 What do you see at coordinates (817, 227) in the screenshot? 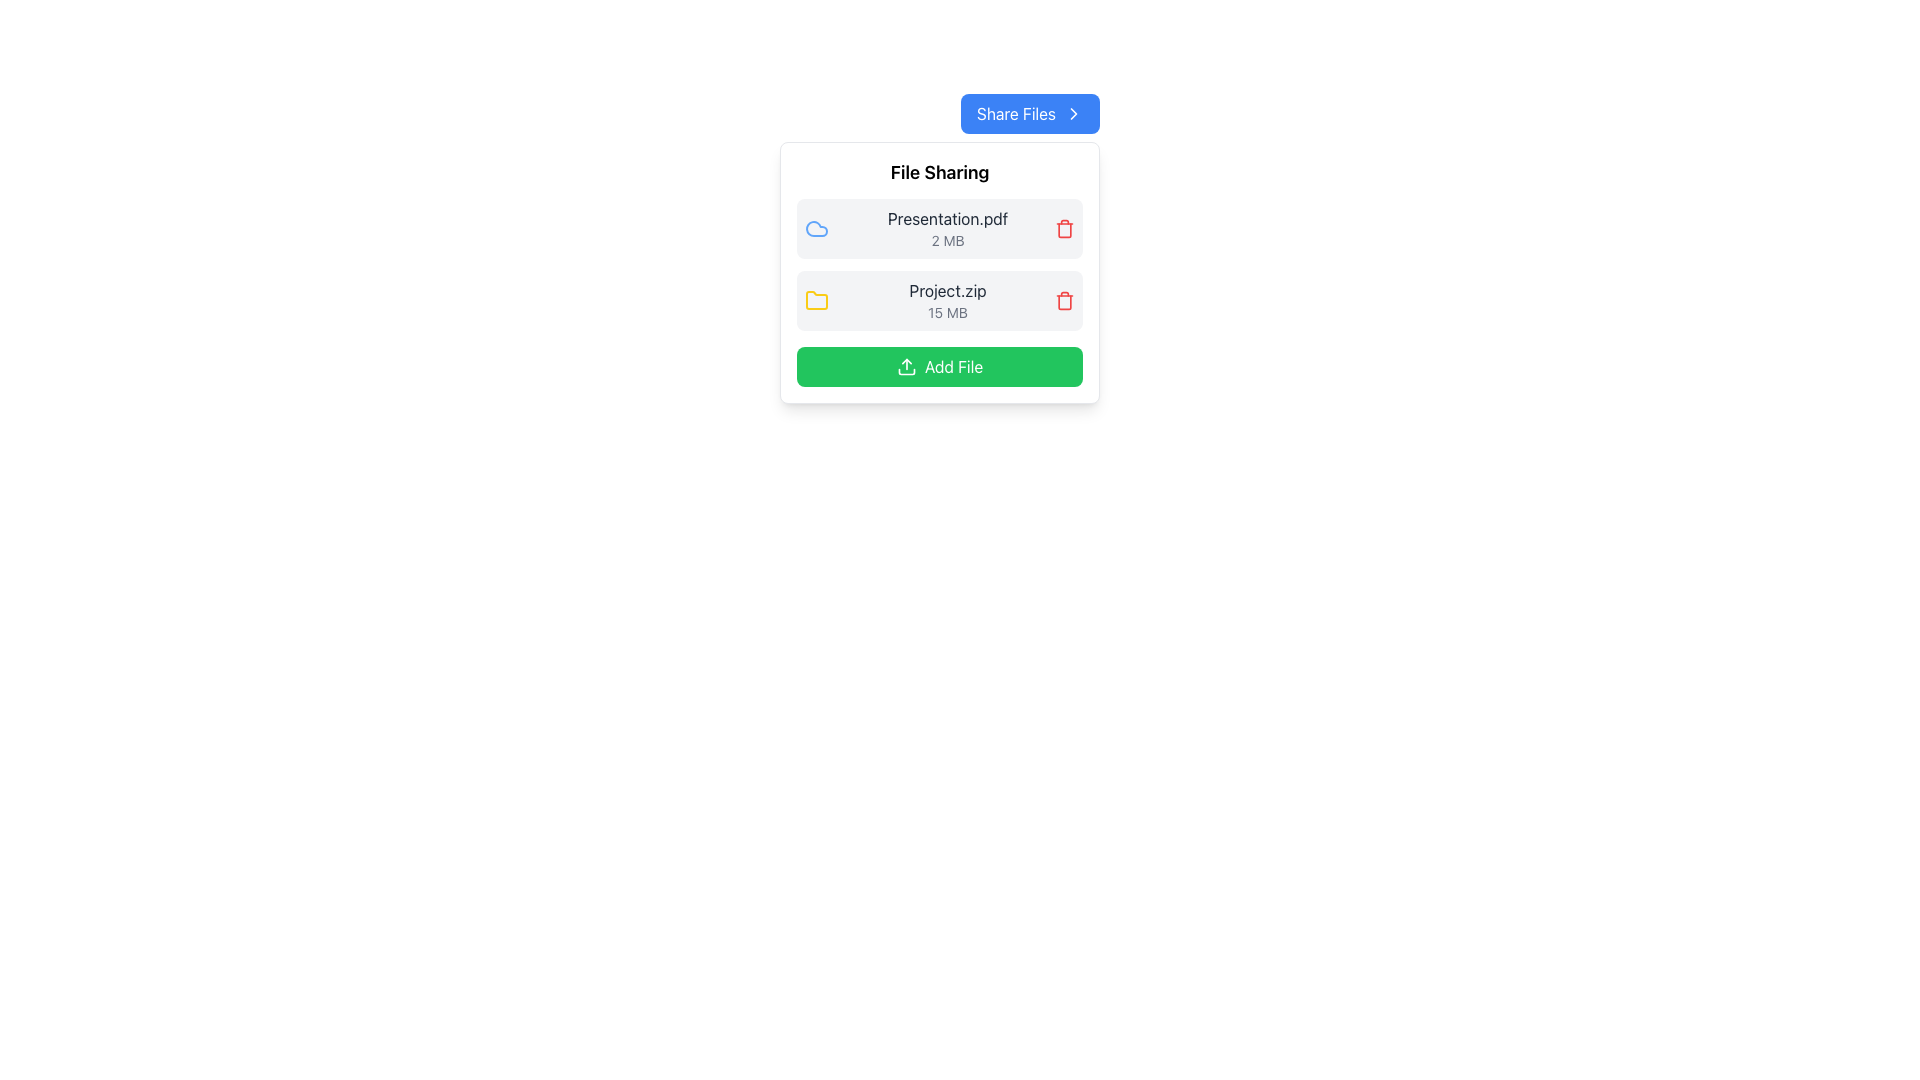
I see `the blue cloud graphical icon located to the left of the 'Presentation.pdf' filename in the file-sharing interface` at bounding box center [817, 227].